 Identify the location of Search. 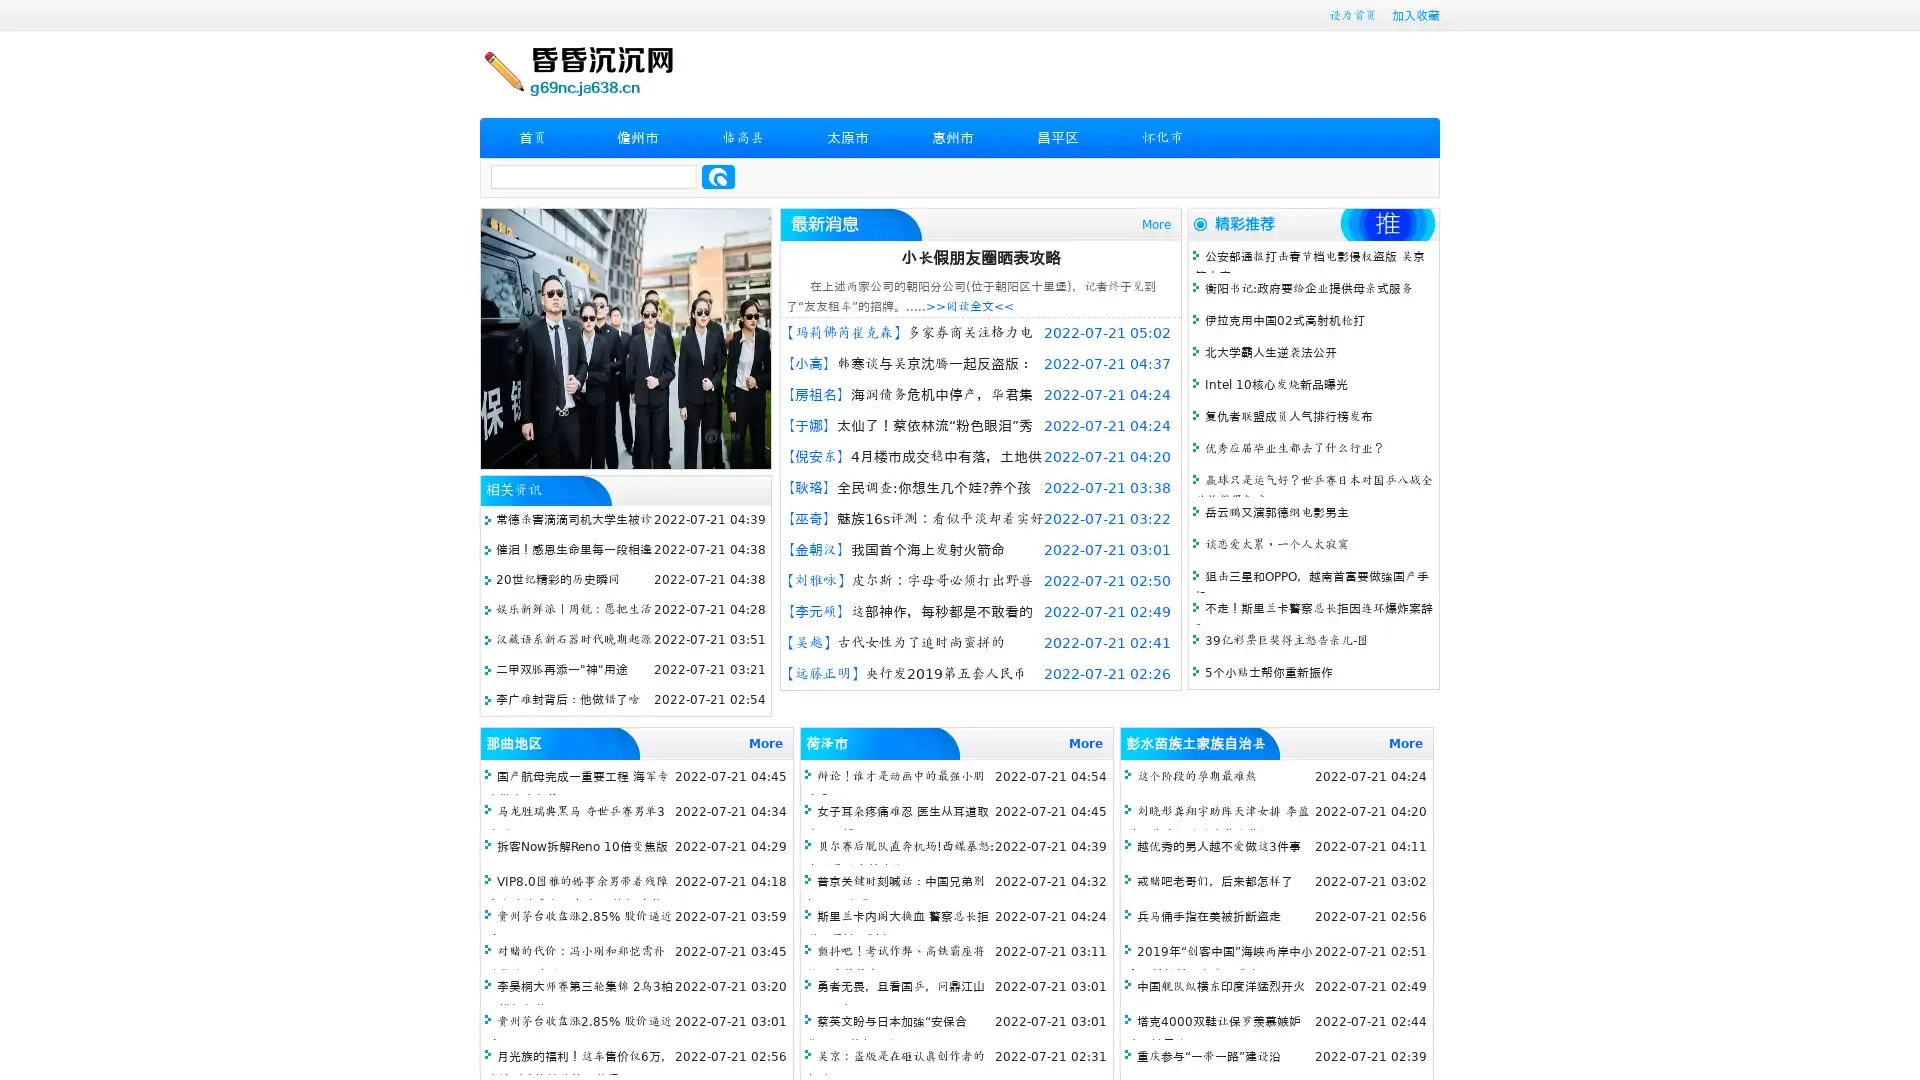
(718, 176).